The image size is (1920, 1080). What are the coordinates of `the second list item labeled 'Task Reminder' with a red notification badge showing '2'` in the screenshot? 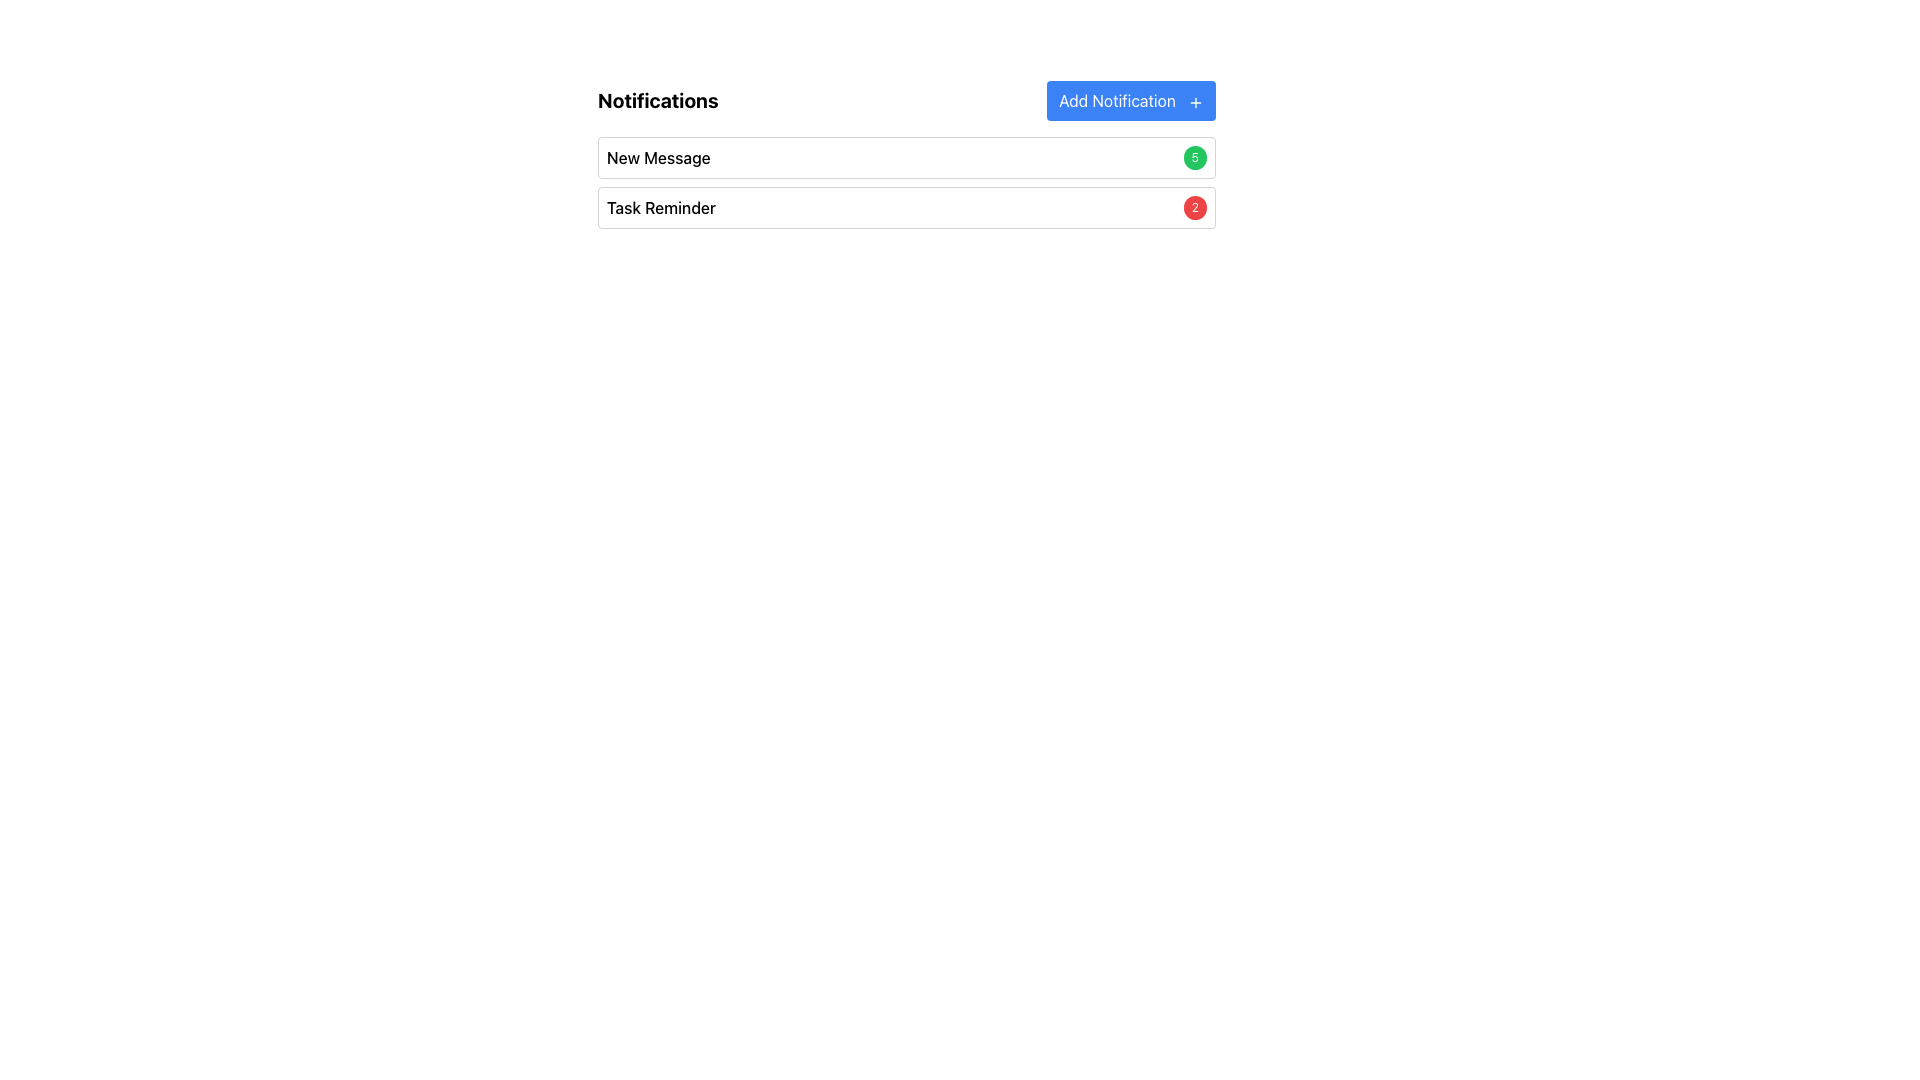 It's located at (906, 208).